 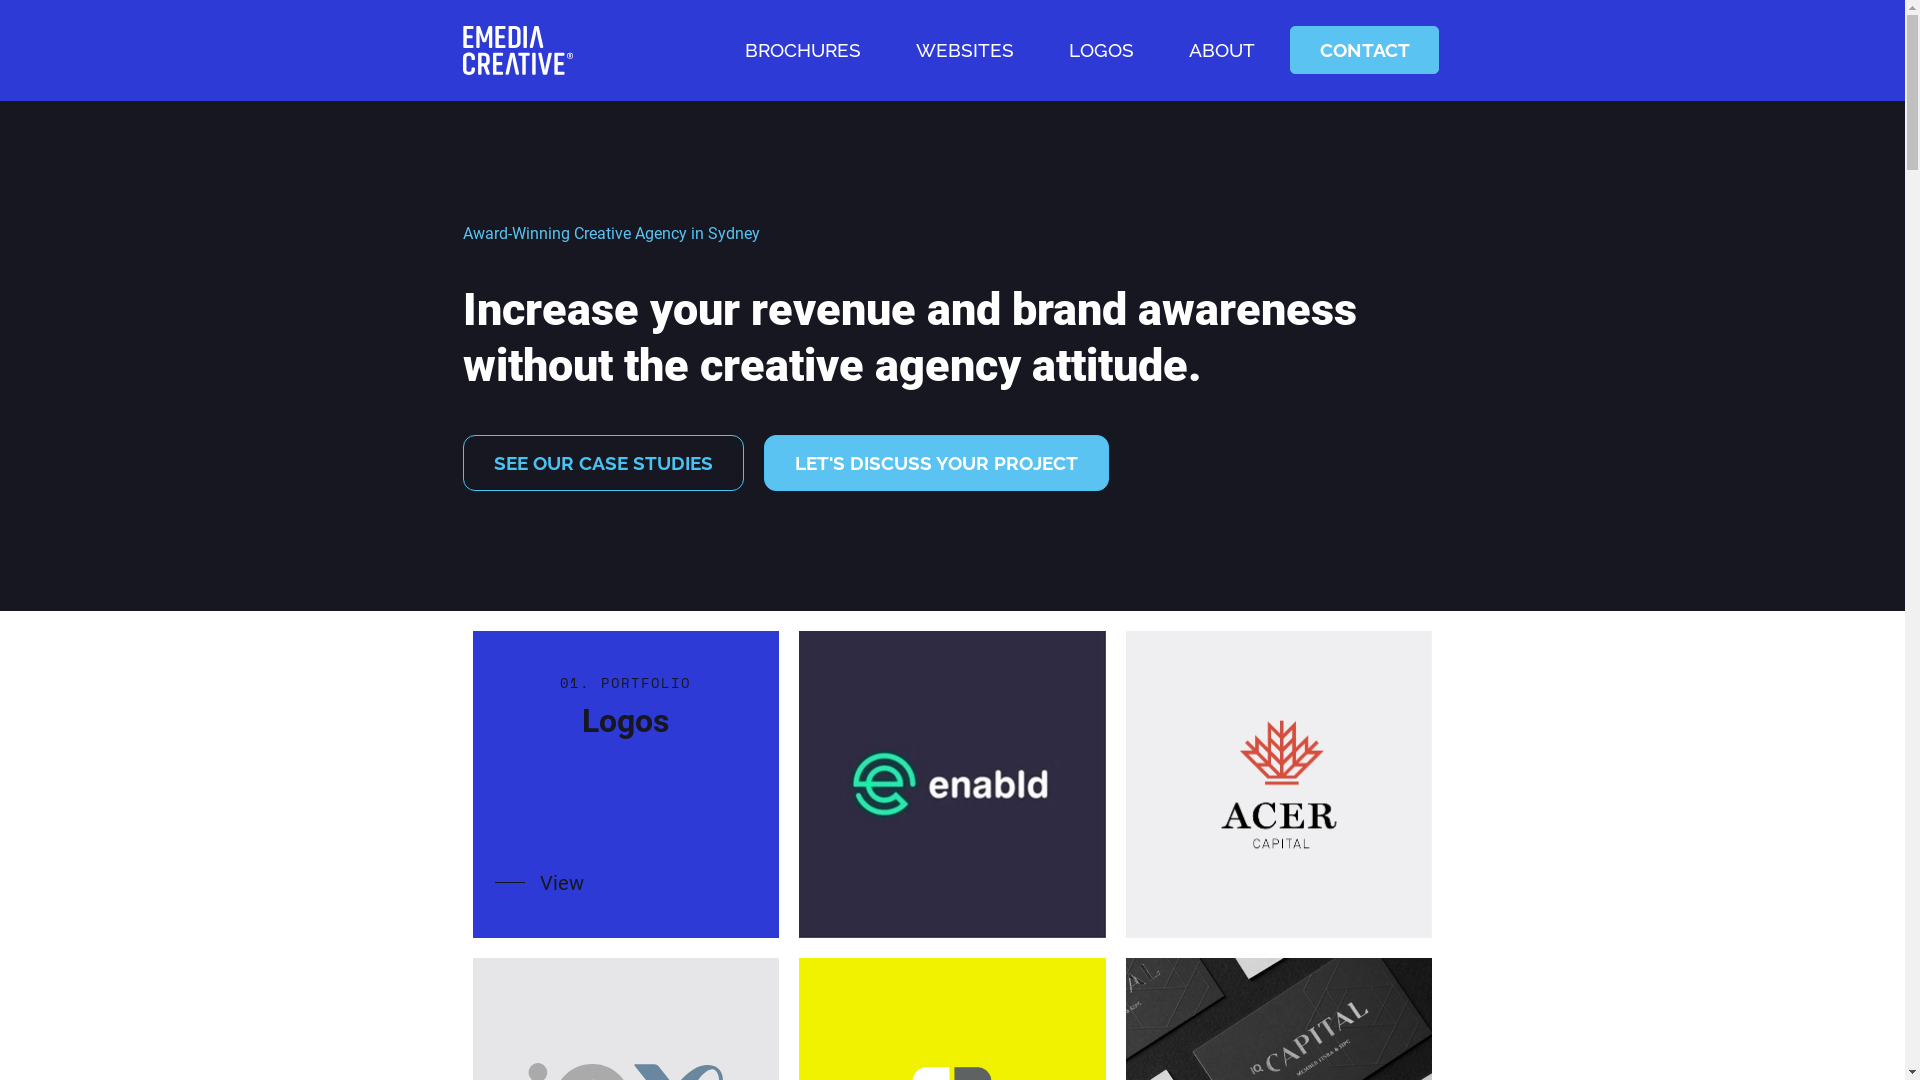 What do you see at coordinates (723, 49) in the screenshot?
I see `'BROCHURES'` at bounding box center [723, 49].